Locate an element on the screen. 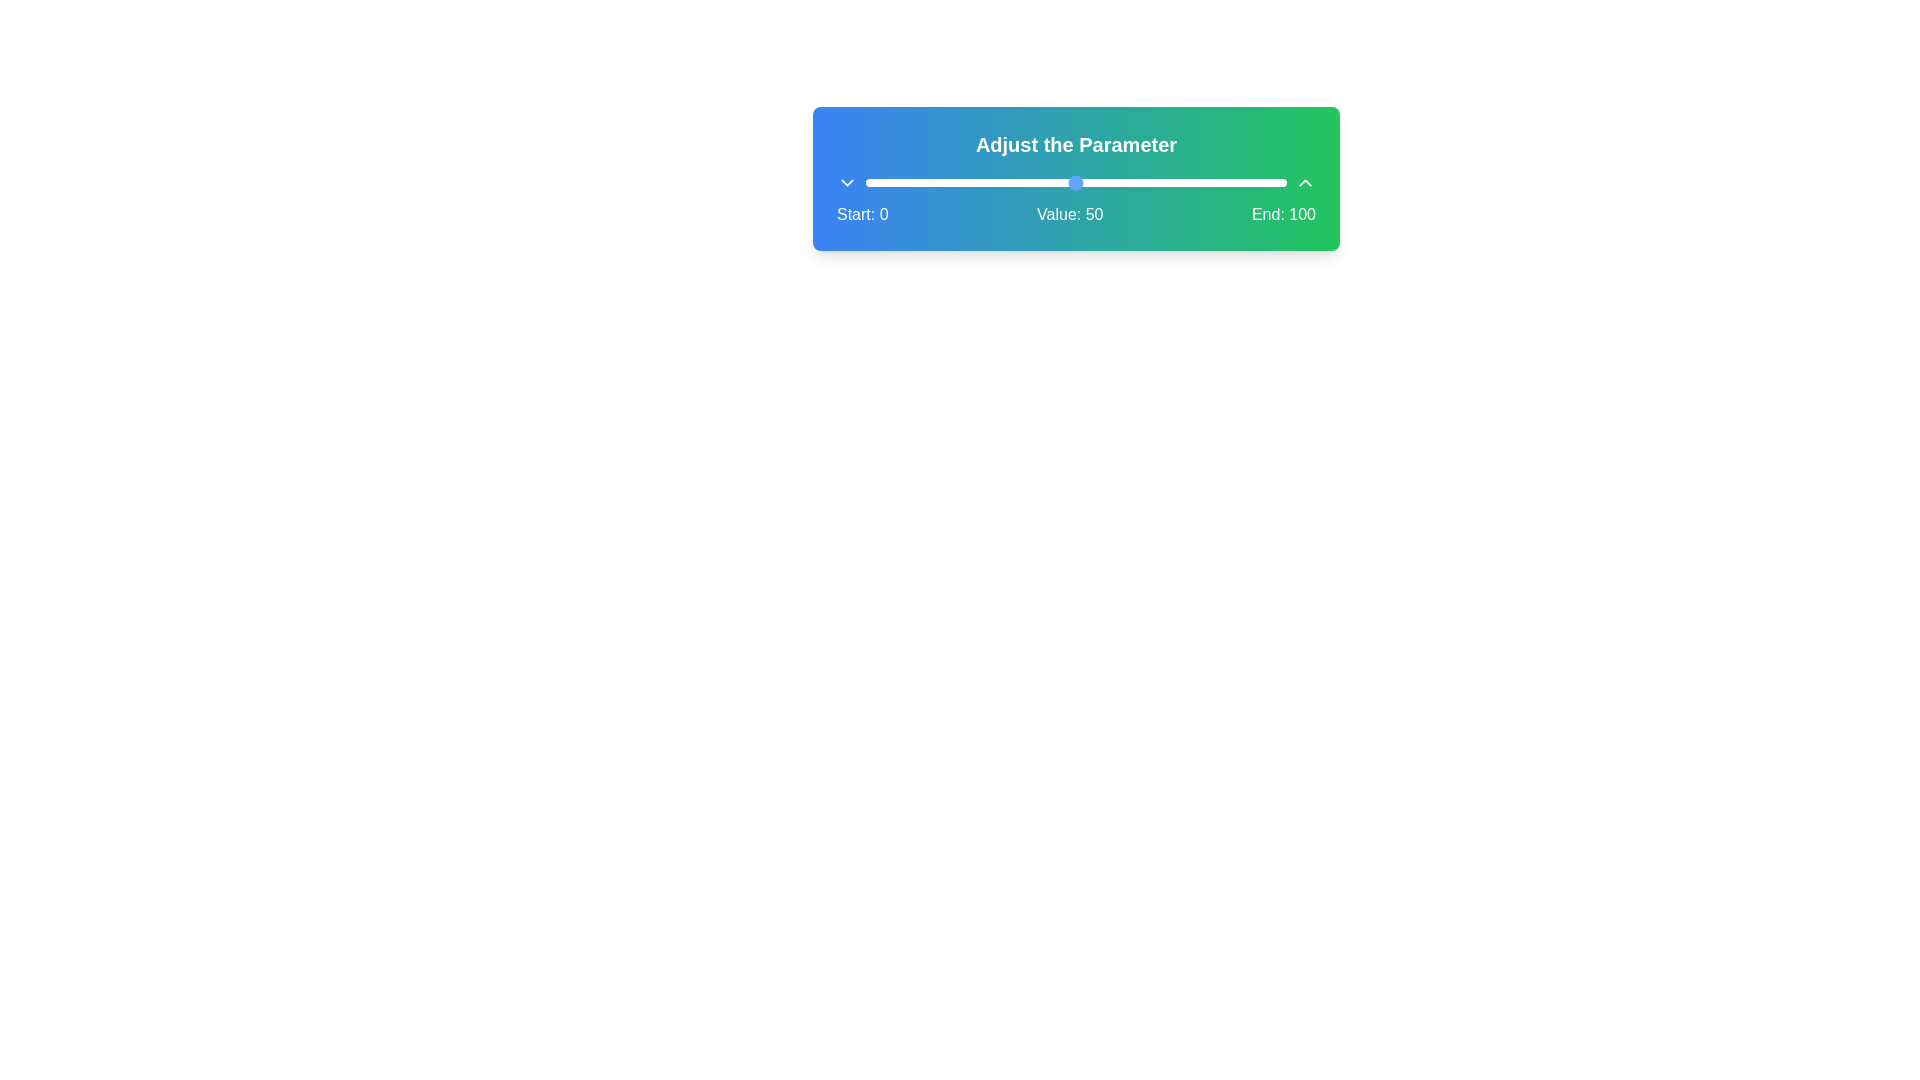 Image resolution: width=1920 pixels, height=1080 pixels. displayed value from the text label that shows 'Value: 50', which is styled with a white font color and located within a green-to-blue gradient background is located at coordinates (1069, 215).